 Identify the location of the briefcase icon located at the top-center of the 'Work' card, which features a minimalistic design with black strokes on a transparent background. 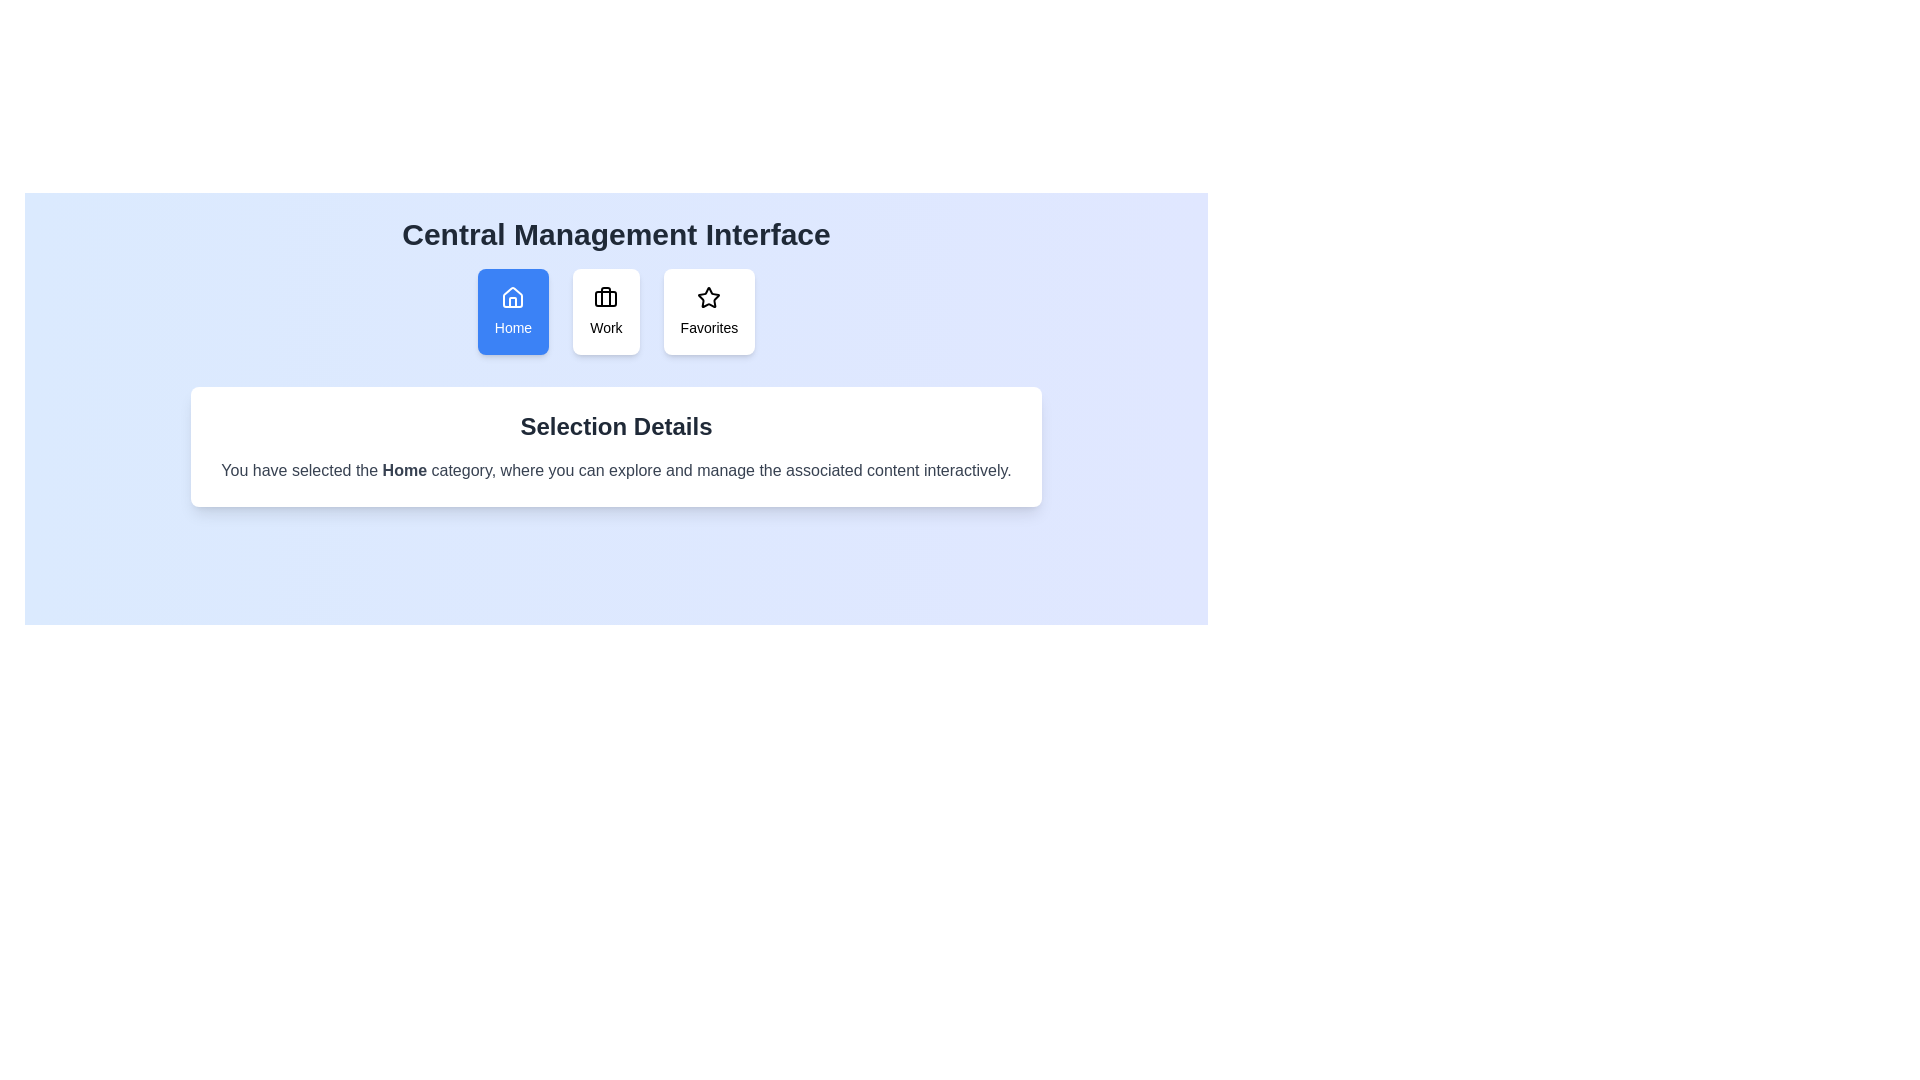
(605, 297).